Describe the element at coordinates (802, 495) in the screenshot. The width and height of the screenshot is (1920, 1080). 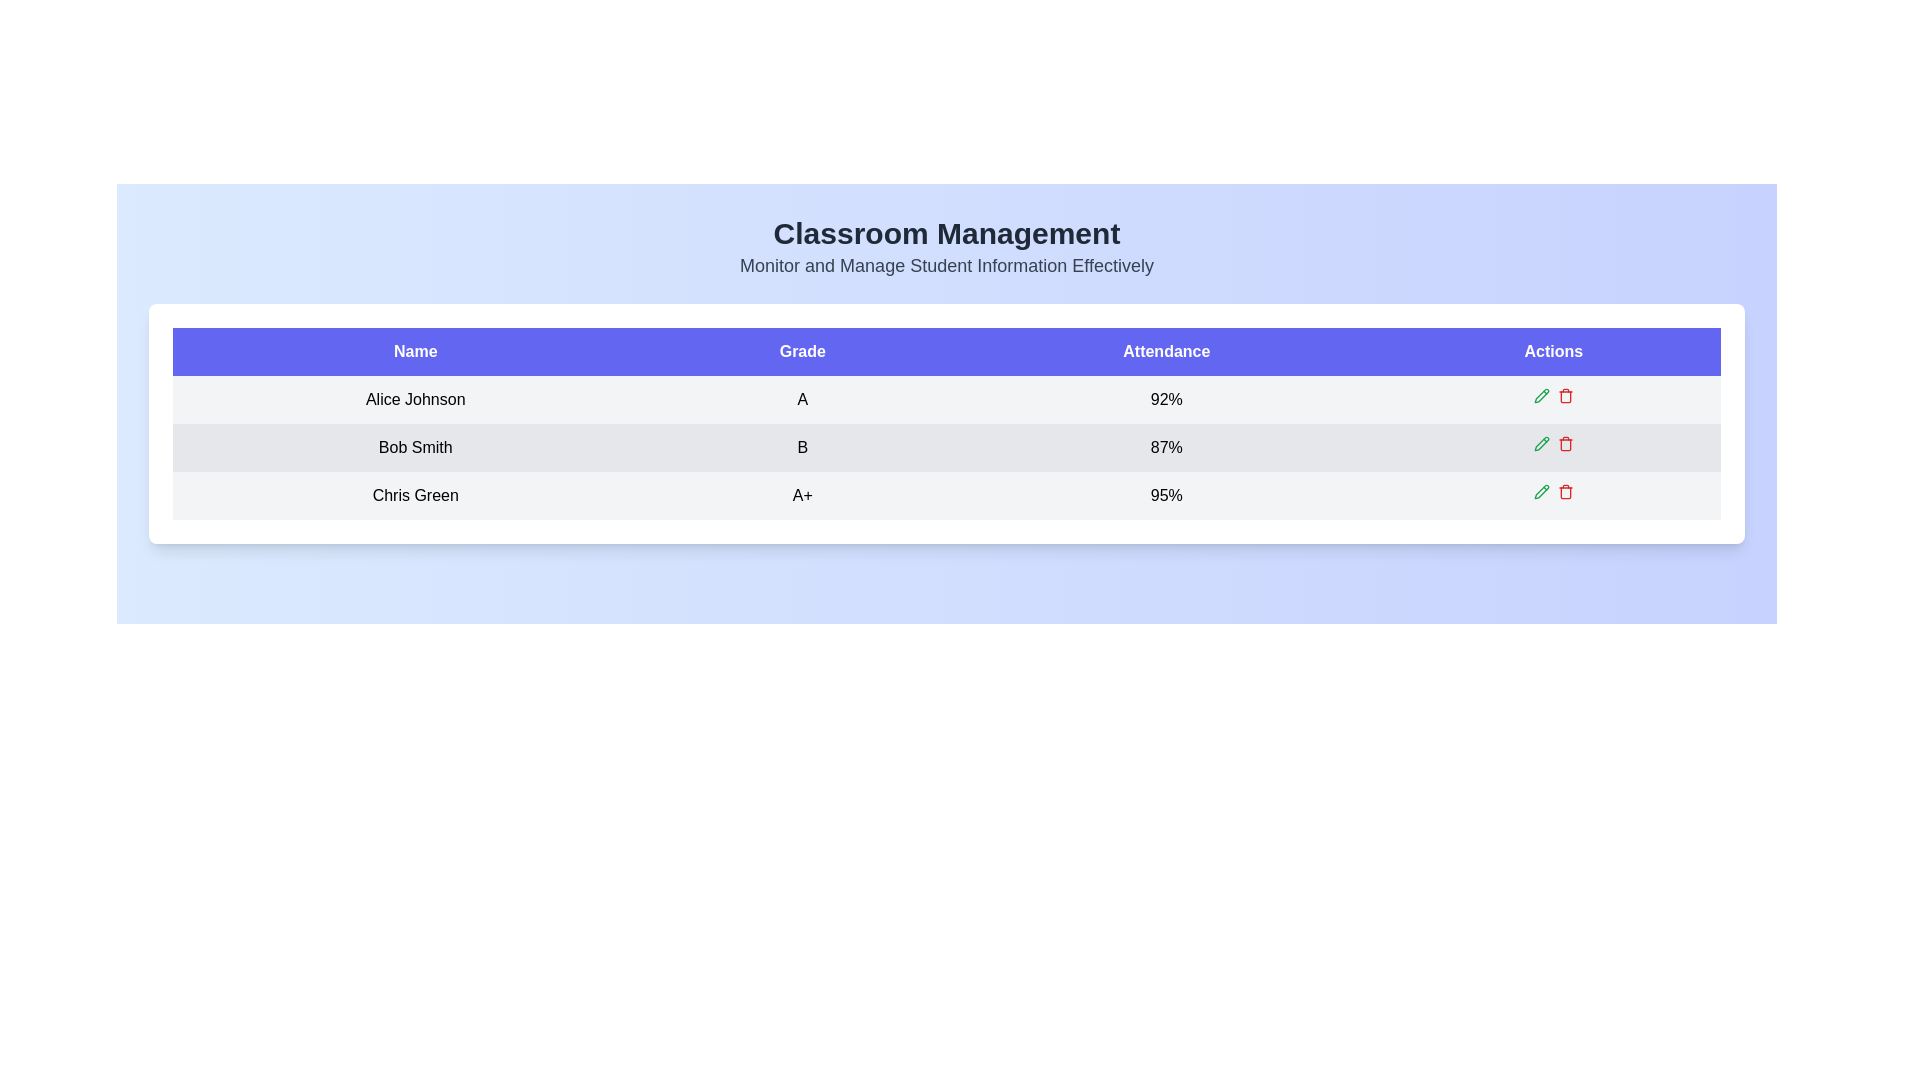
I see `the static text label displaying the grade for 'Chris Green' in the 'Grade' column, located between the 'Name' column and the 'Attendance' column` at that location.